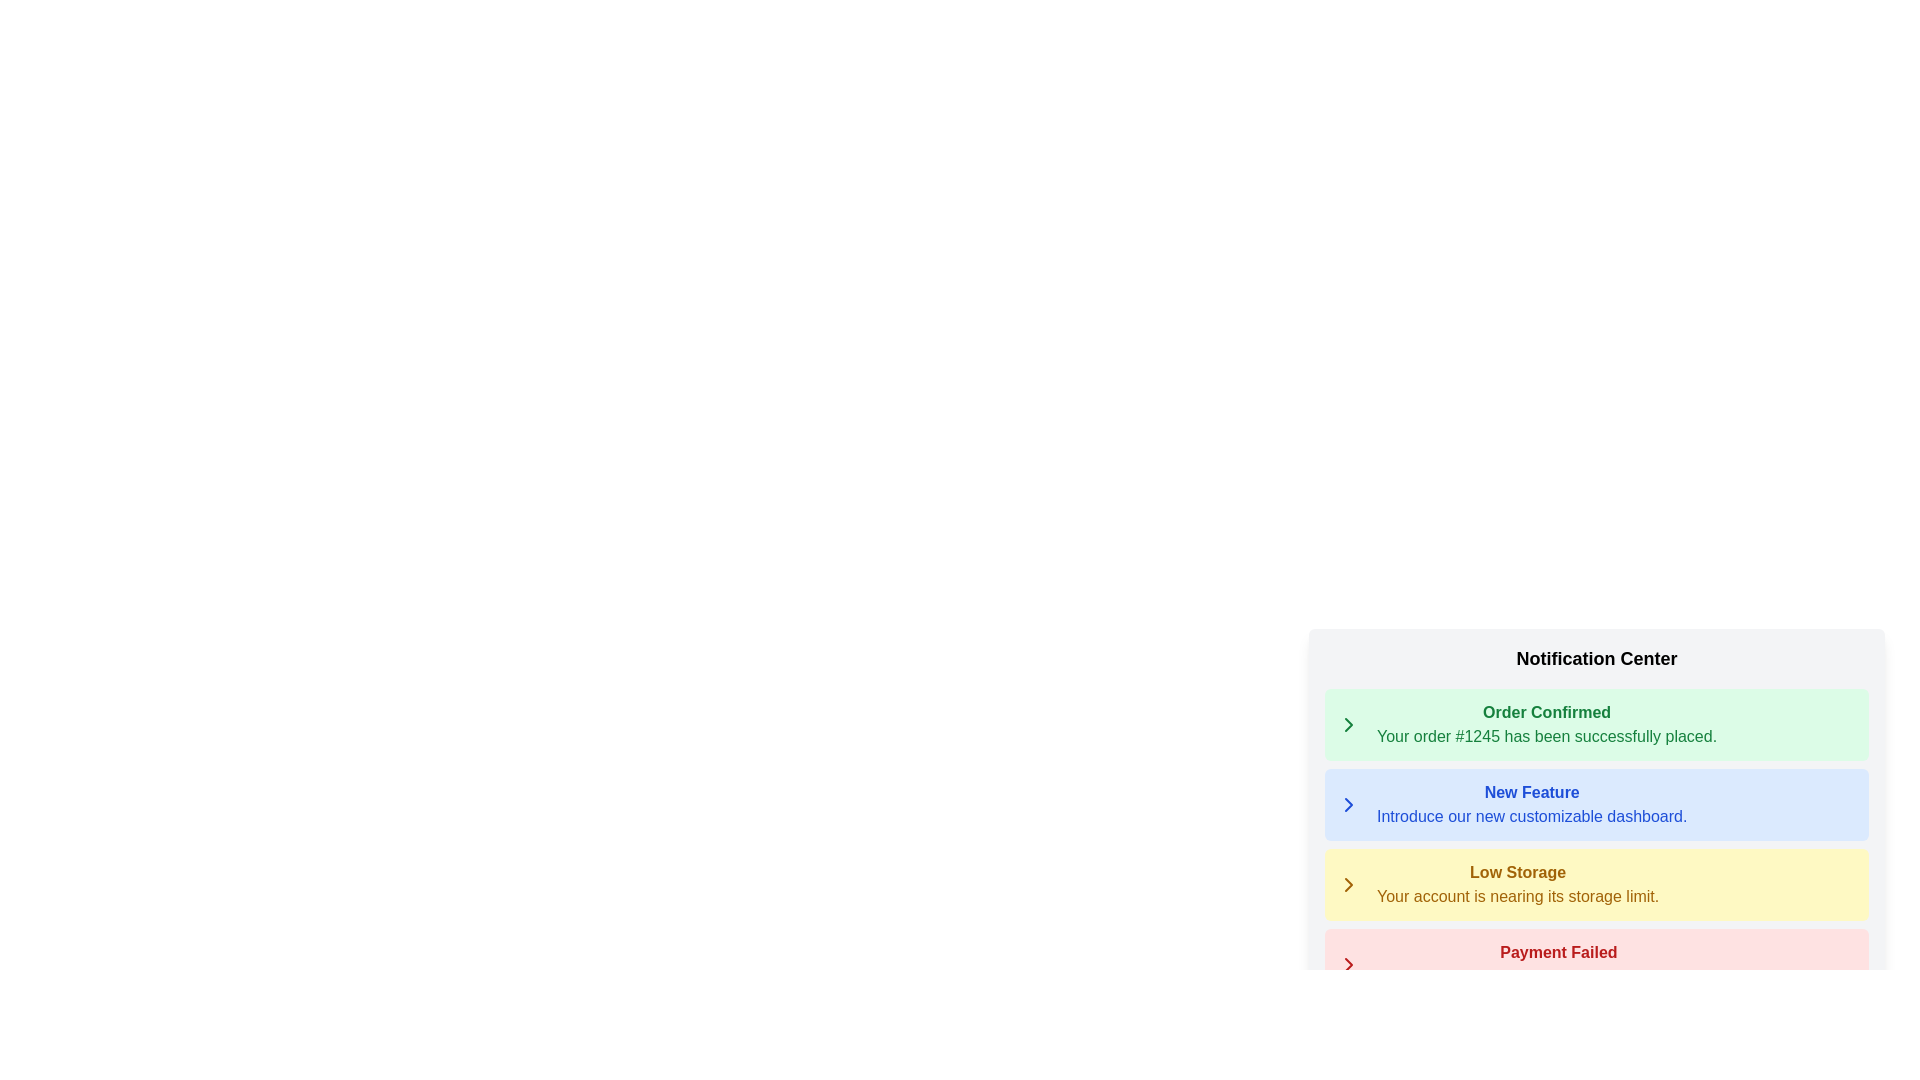 This screenshot has height=1080, width=1920. Describe the element at coordinates (1518, 896) in the screenshot. I see `text label displaying the message 'Your account is nearing its storage limit.' located below the 'Low Storage' header in the notification card` at that location.